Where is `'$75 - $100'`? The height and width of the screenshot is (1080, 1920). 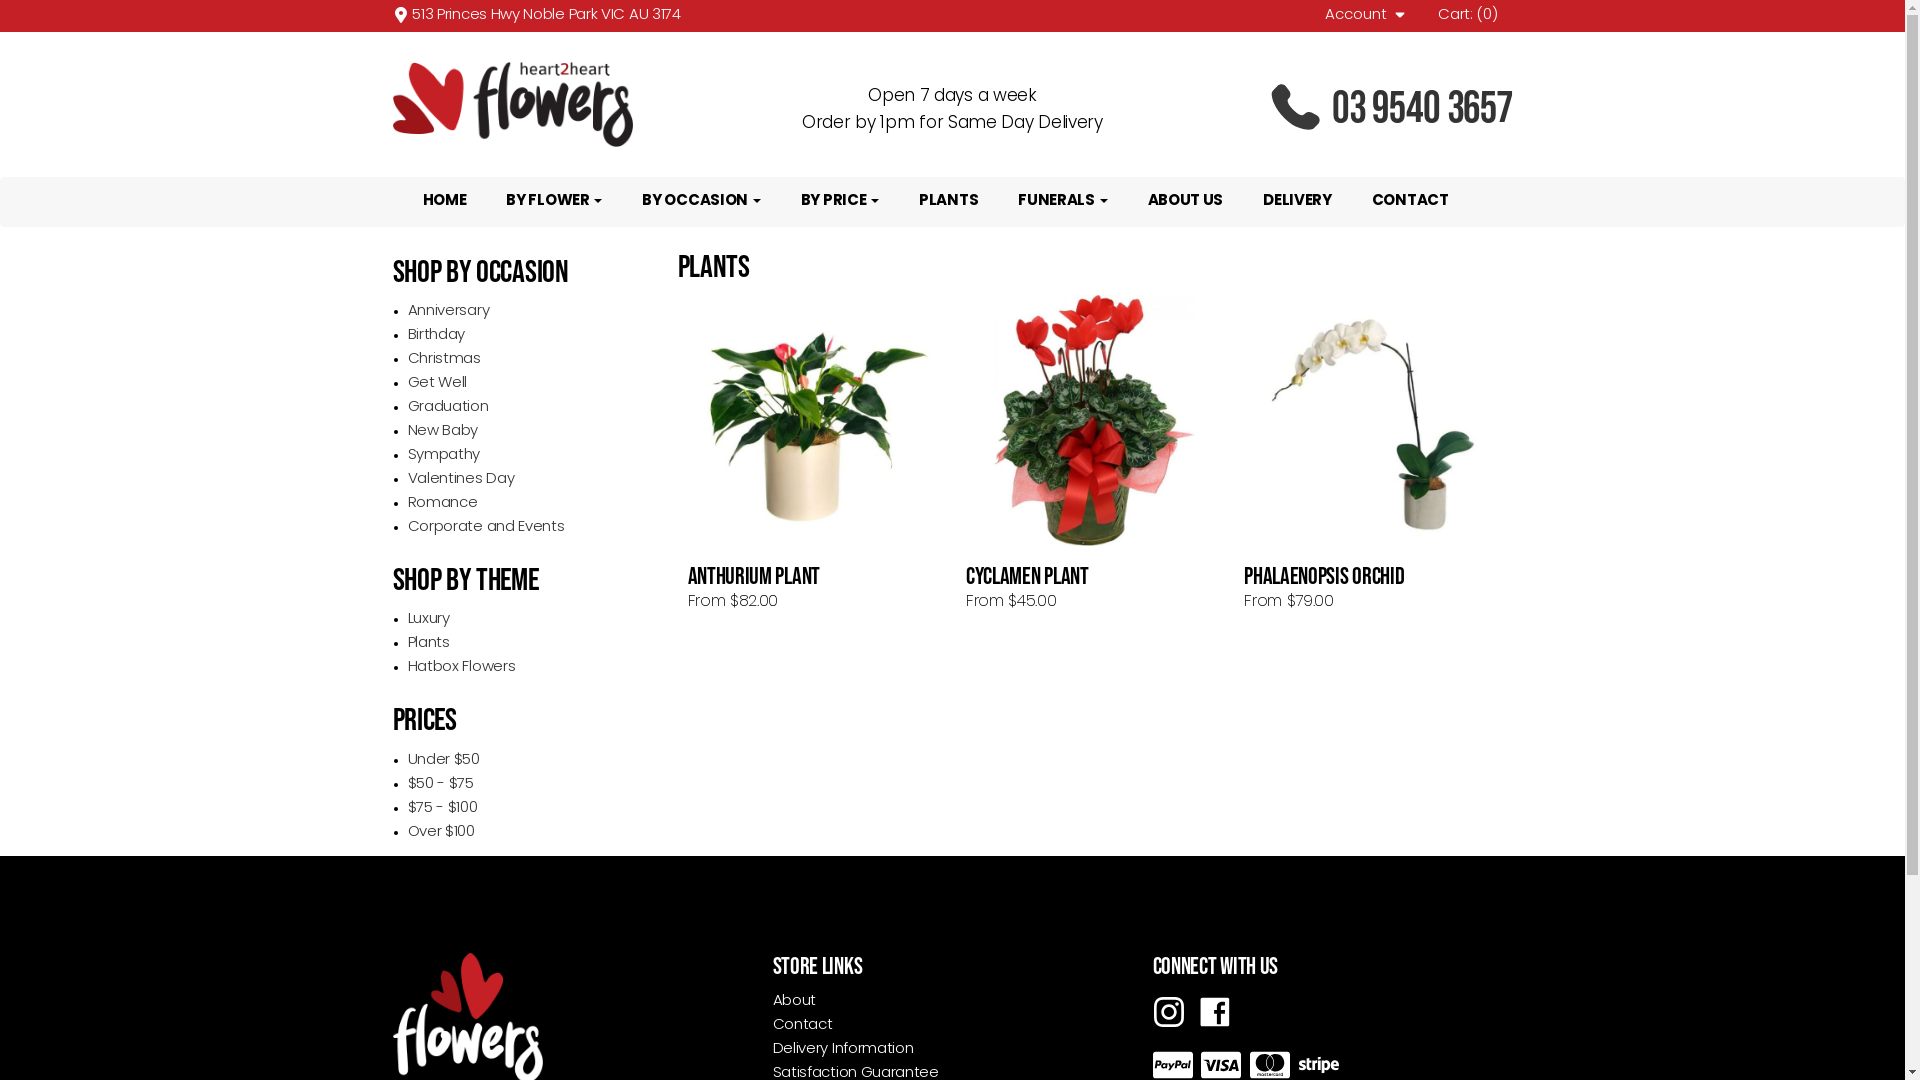
'$75 - $100' is located at coordinates (441, 807).